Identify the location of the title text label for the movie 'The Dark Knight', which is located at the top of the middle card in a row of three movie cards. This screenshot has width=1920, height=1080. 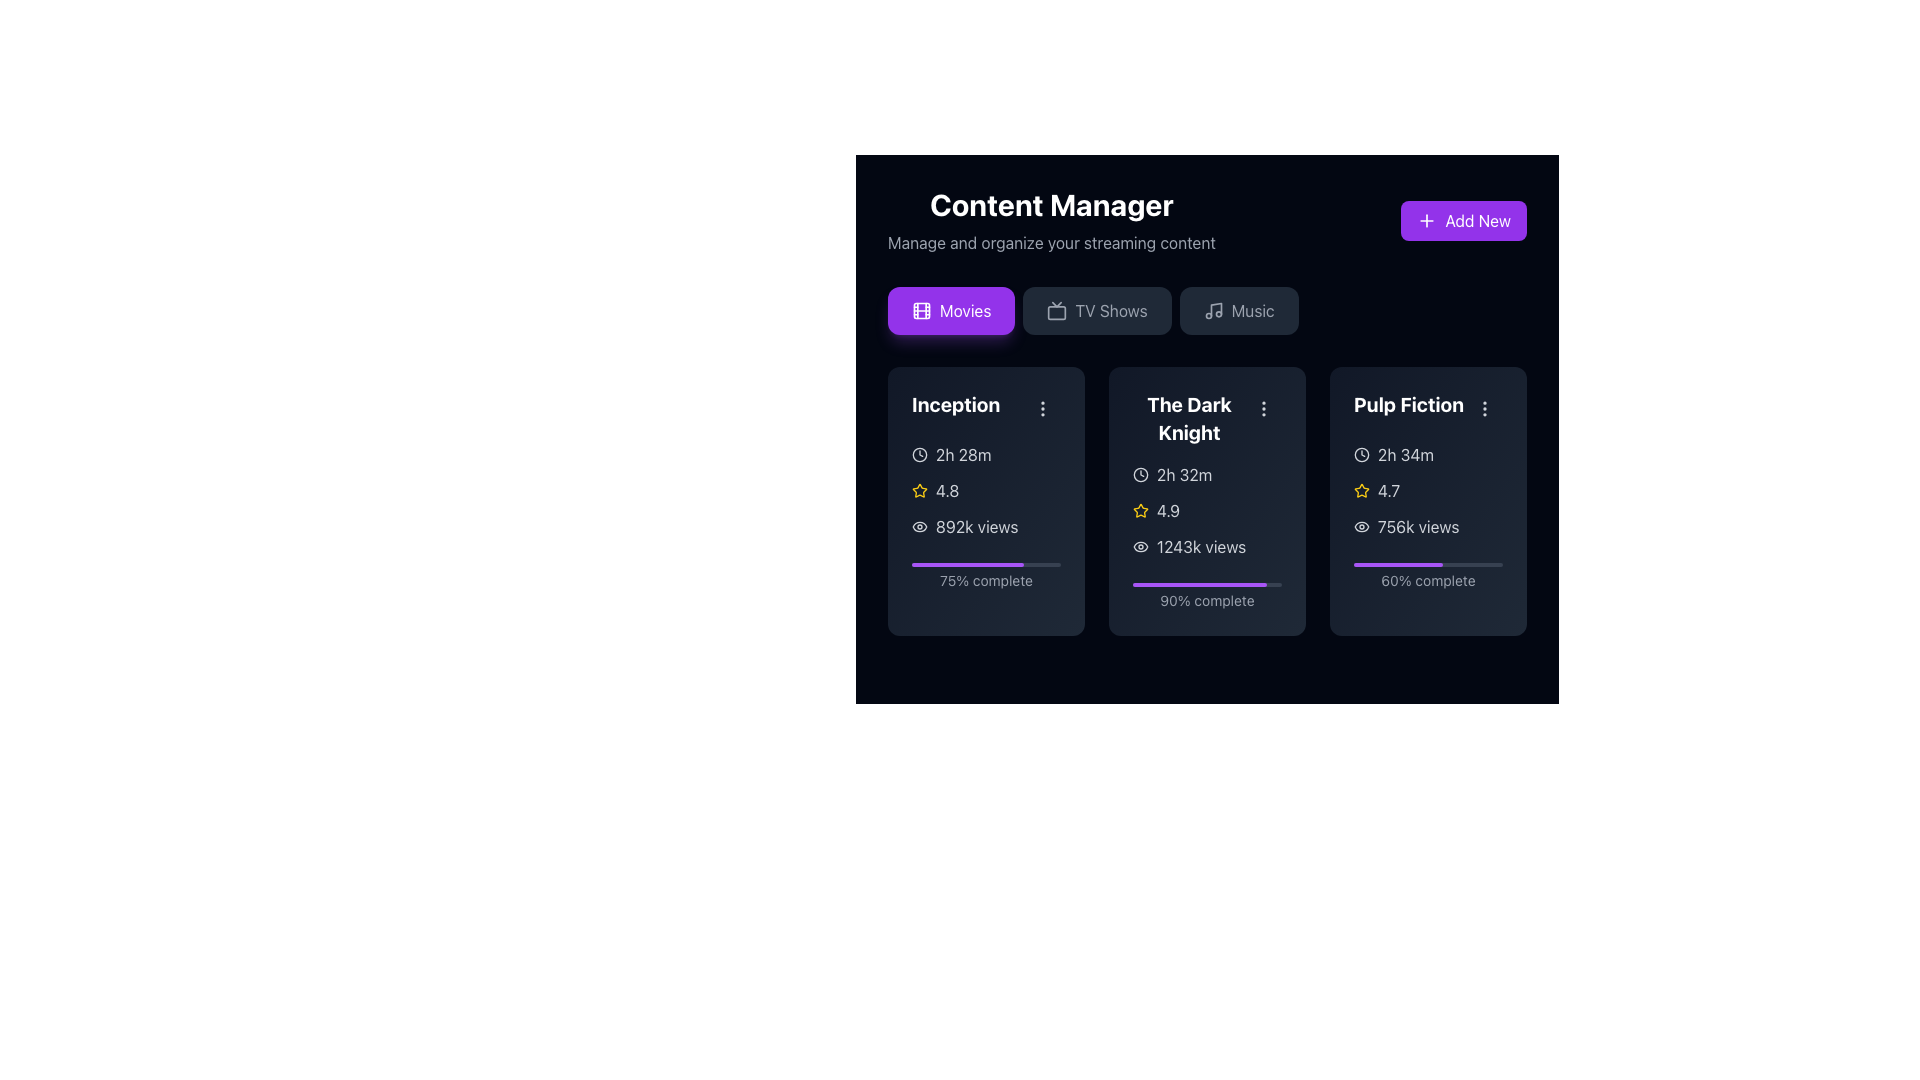
(1206, 418).